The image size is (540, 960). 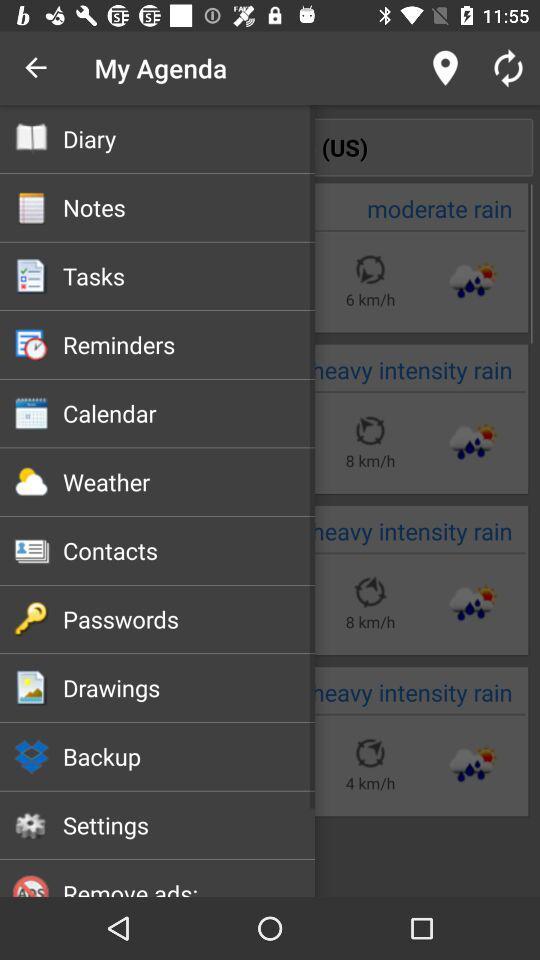 What do you see at coordinates (31, 551) in the screenshot?
I see `icon next to contacts` at bounding box center [31, 551].